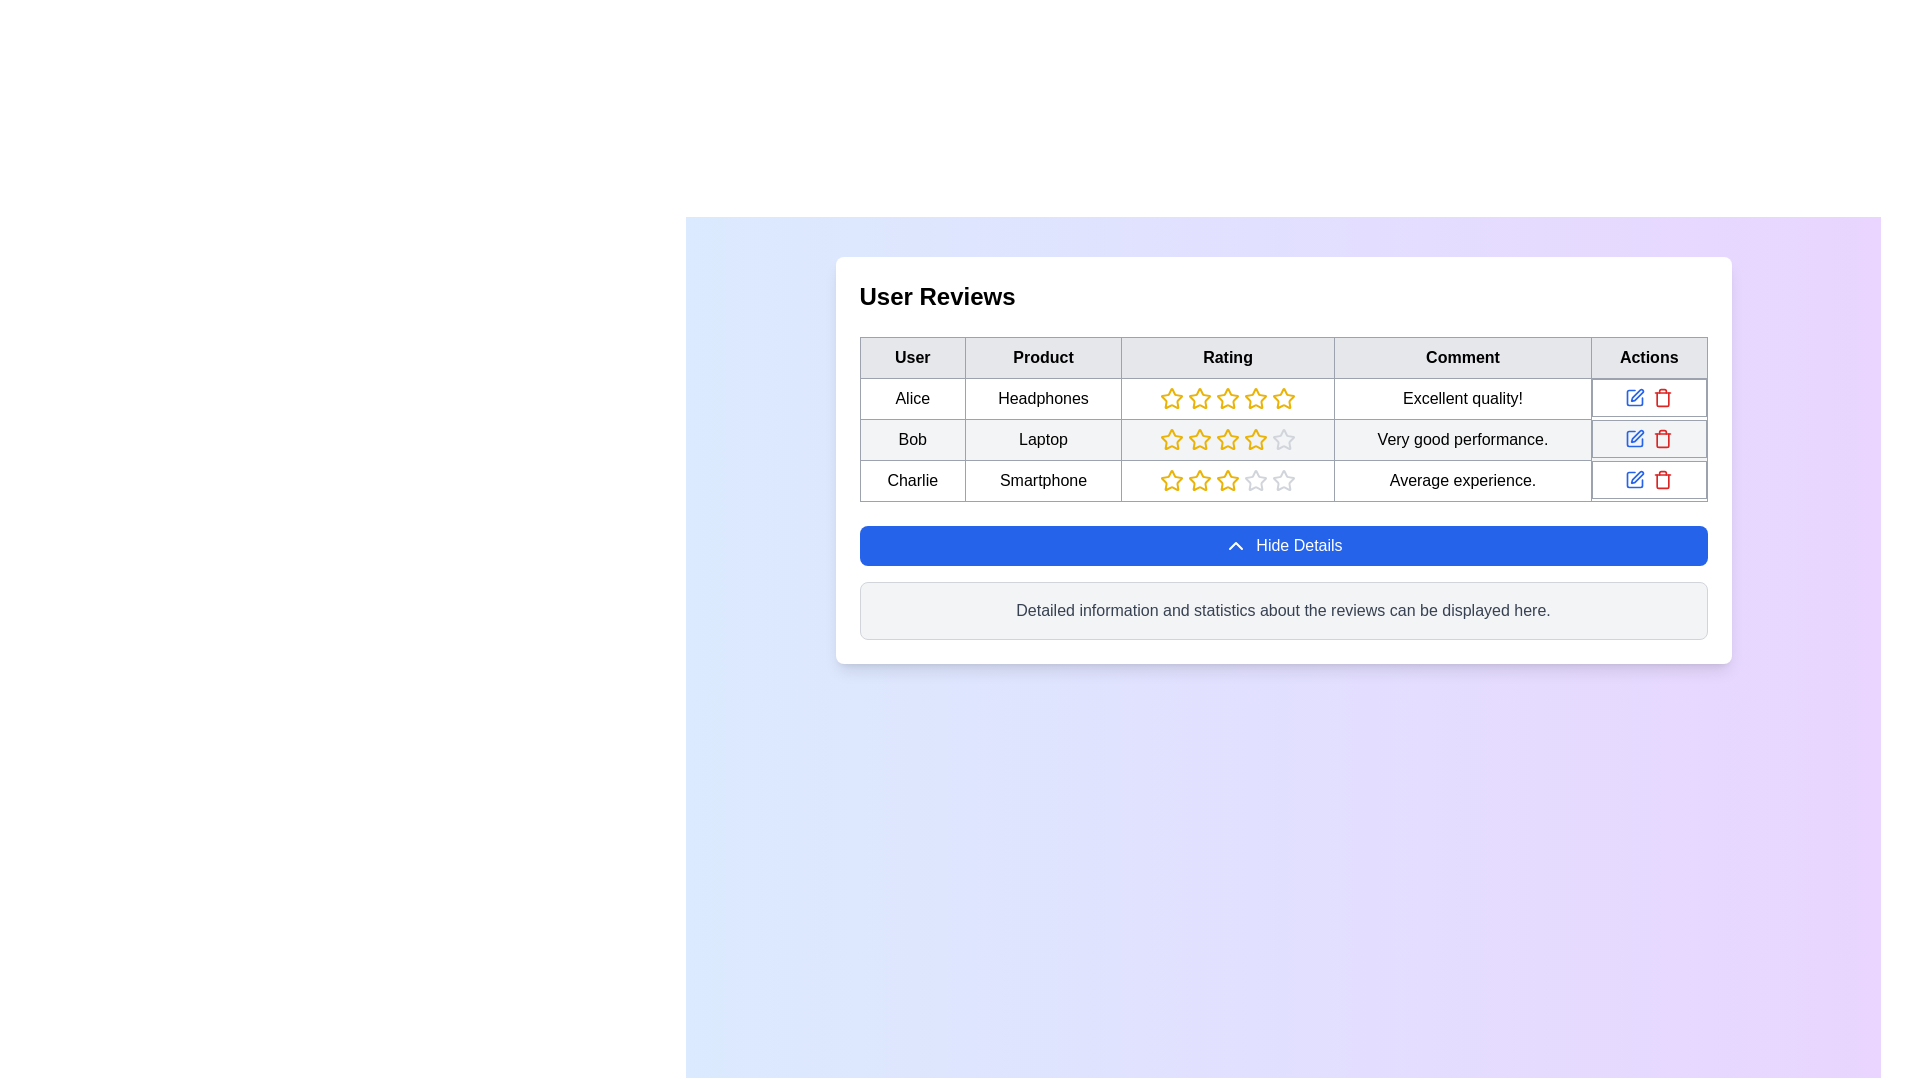 This screenshot has width=1920, height=1080. I want to click on the rating status by clicking on the last gray star icon in the rating section of the third row within the review table, so click(1284, 481).